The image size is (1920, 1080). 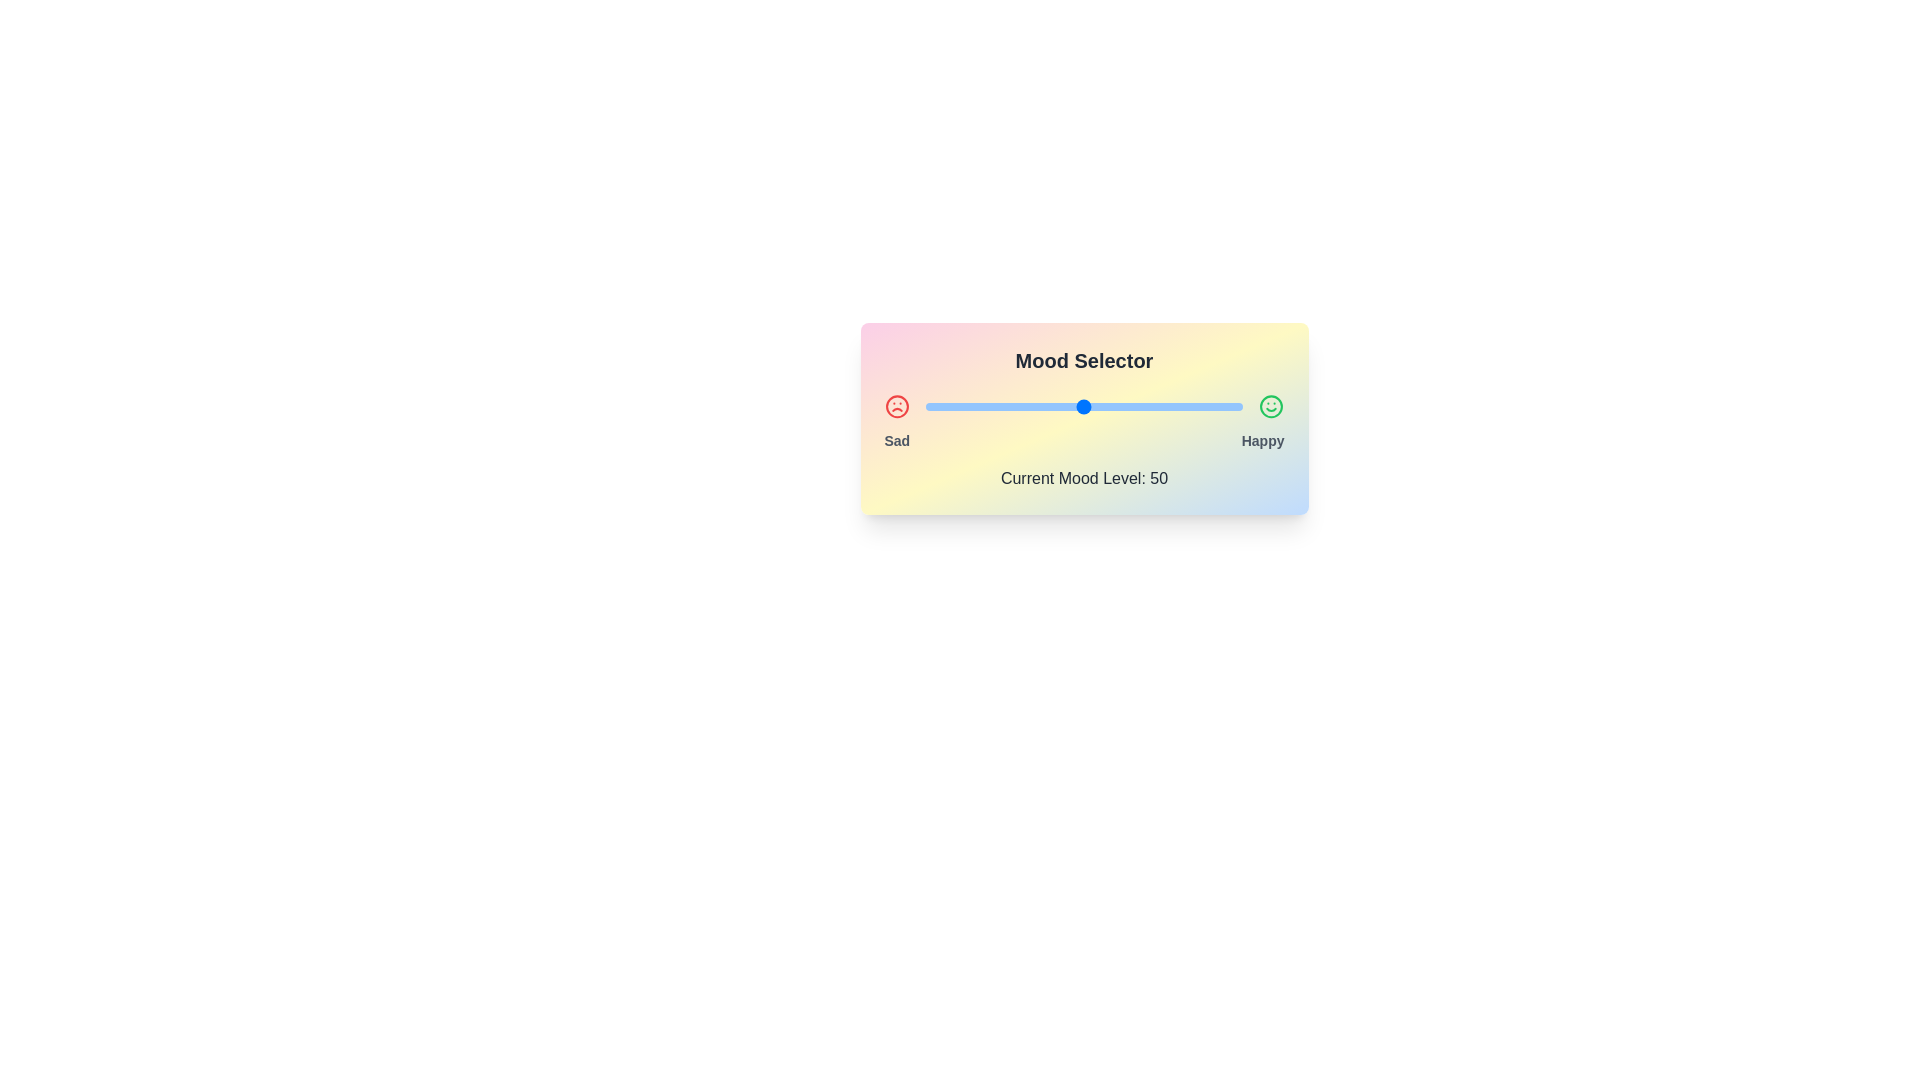 What do you see at coordinates (1261, 439) in the screenshot?
I see `the text 'Happy' to highlight it` at bounding box center [1261, 439].